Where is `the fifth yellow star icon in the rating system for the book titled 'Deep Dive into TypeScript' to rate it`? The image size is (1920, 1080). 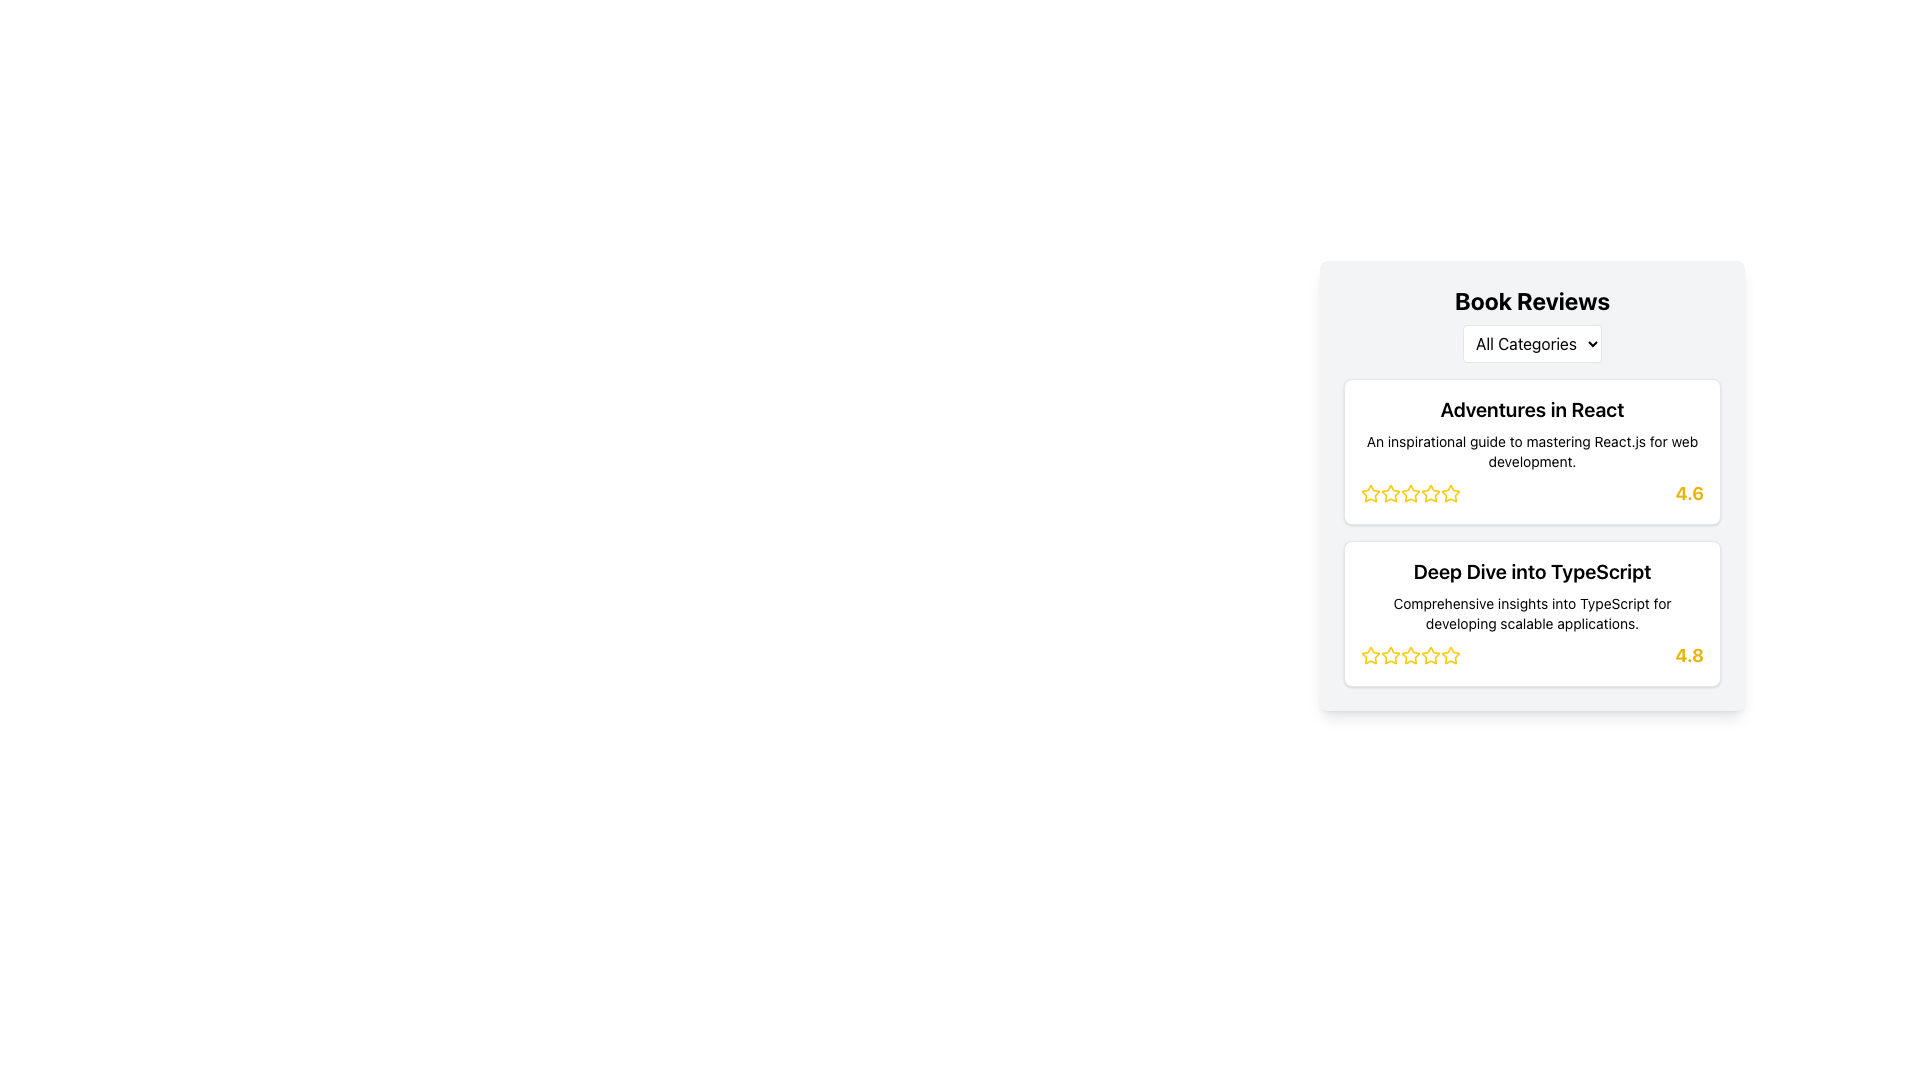
the fifth yellow star icon in the rating system for the book titled 'Deep Dive into TypeScript' to rate it is located at coordinates (1410, 655).